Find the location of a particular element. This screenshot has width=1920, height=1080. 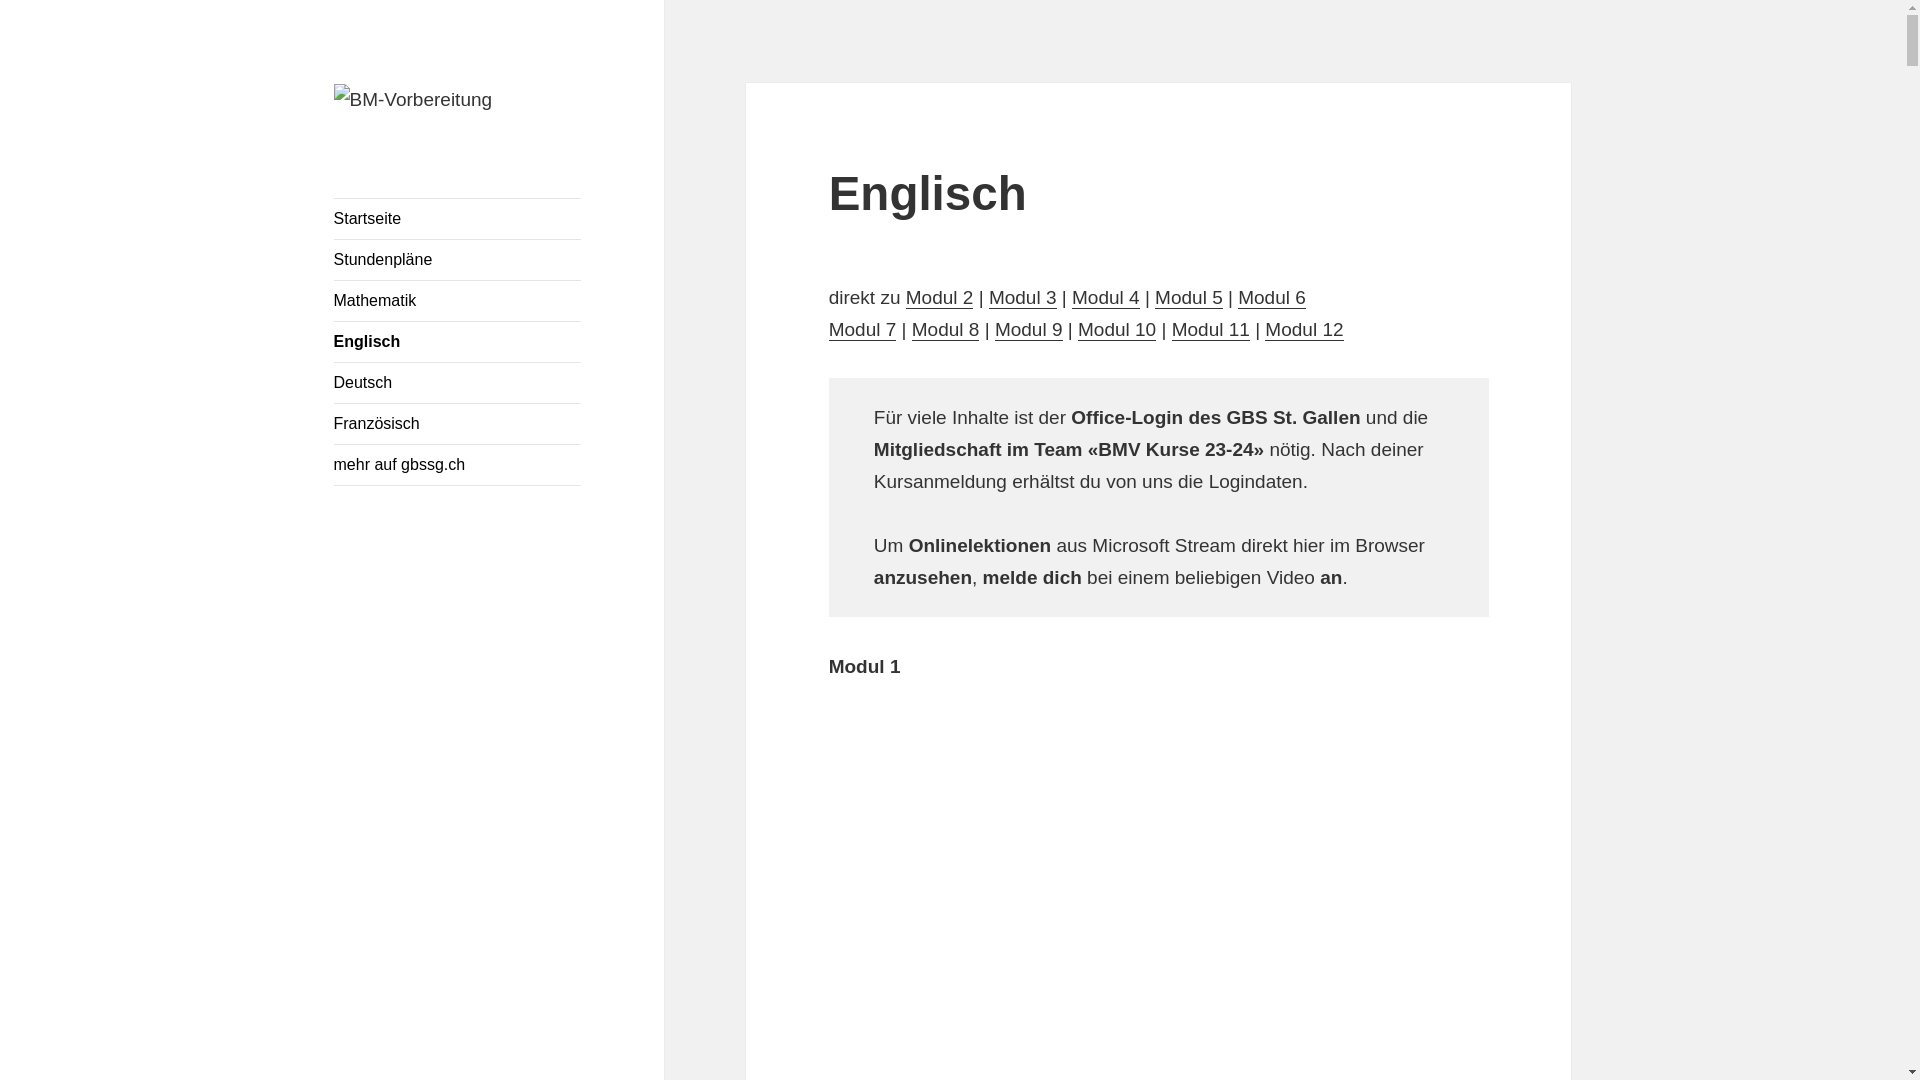

'Modul 2' is located at coordinates (939, 297).